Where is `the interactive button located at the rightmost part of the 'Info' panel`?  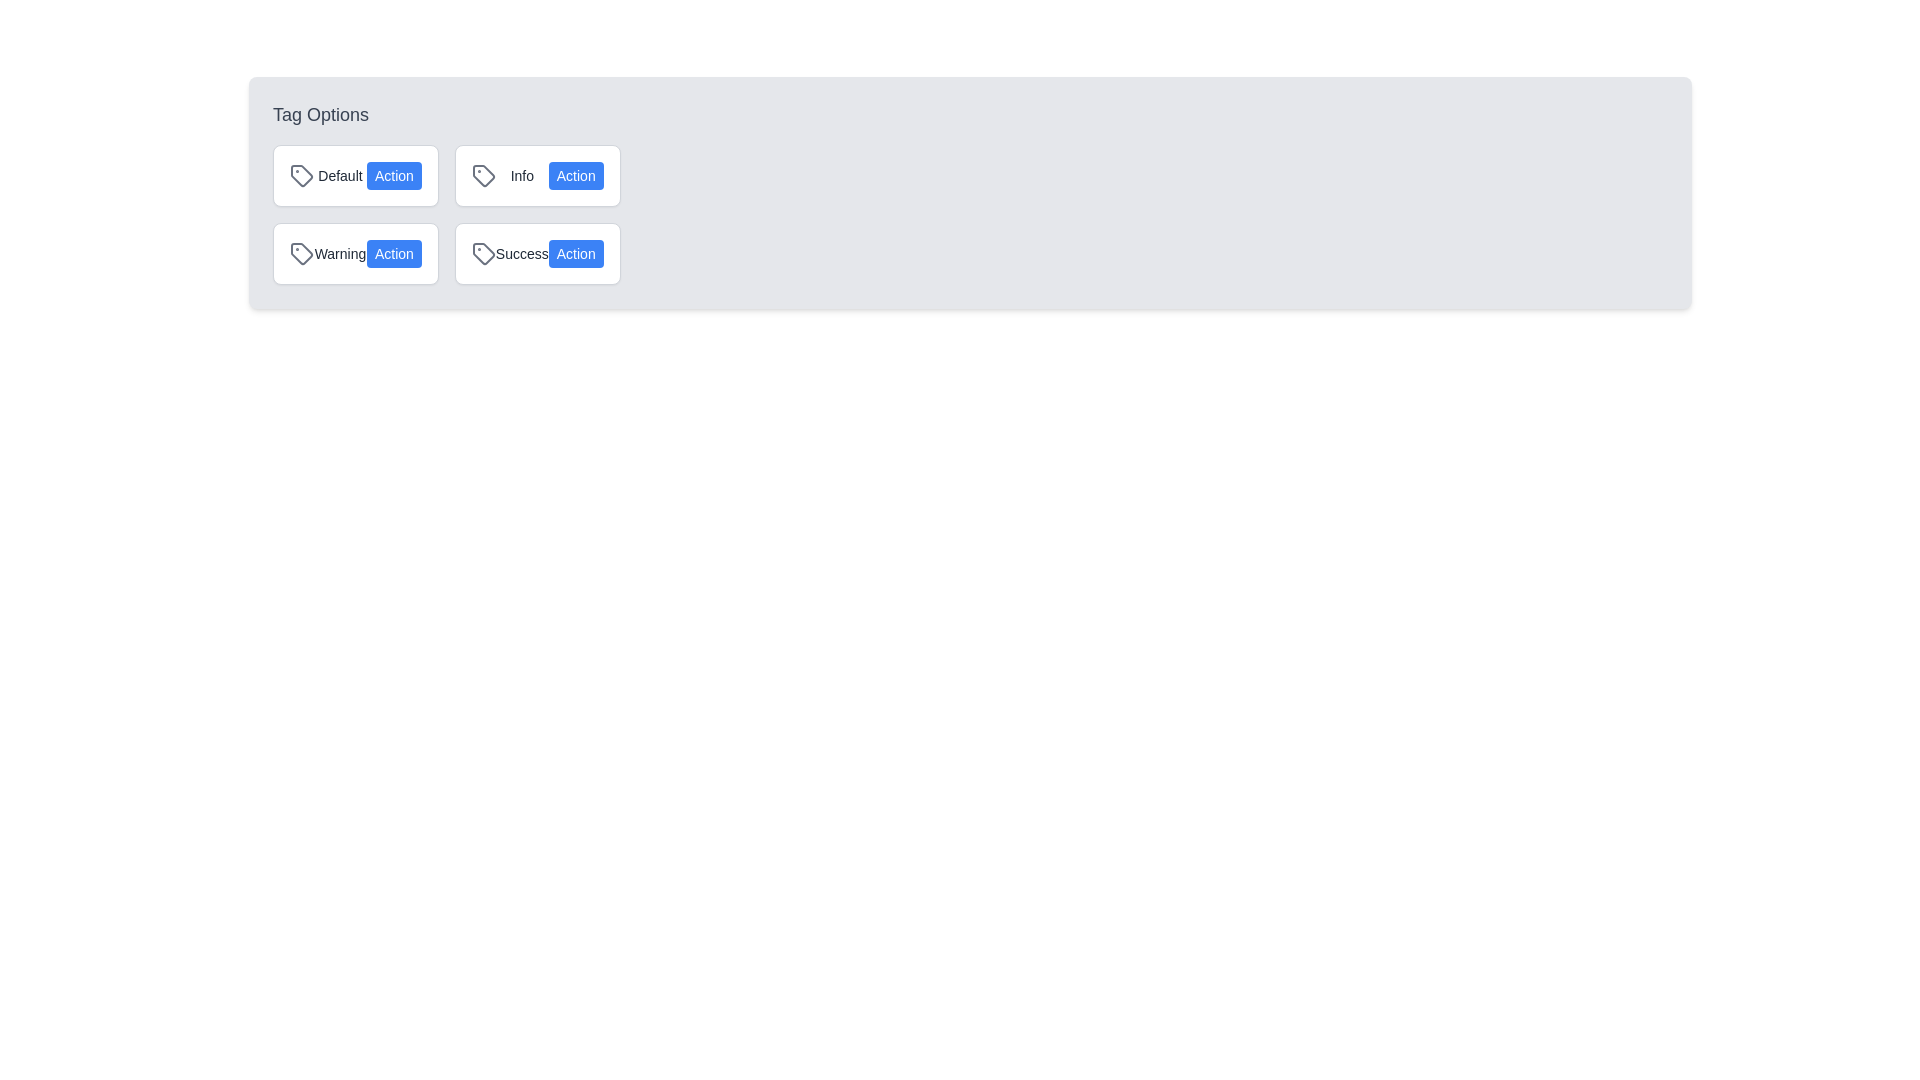 the interactive button located at the rightmost part of the 'Info' panel is located at coordinates (575, 175).